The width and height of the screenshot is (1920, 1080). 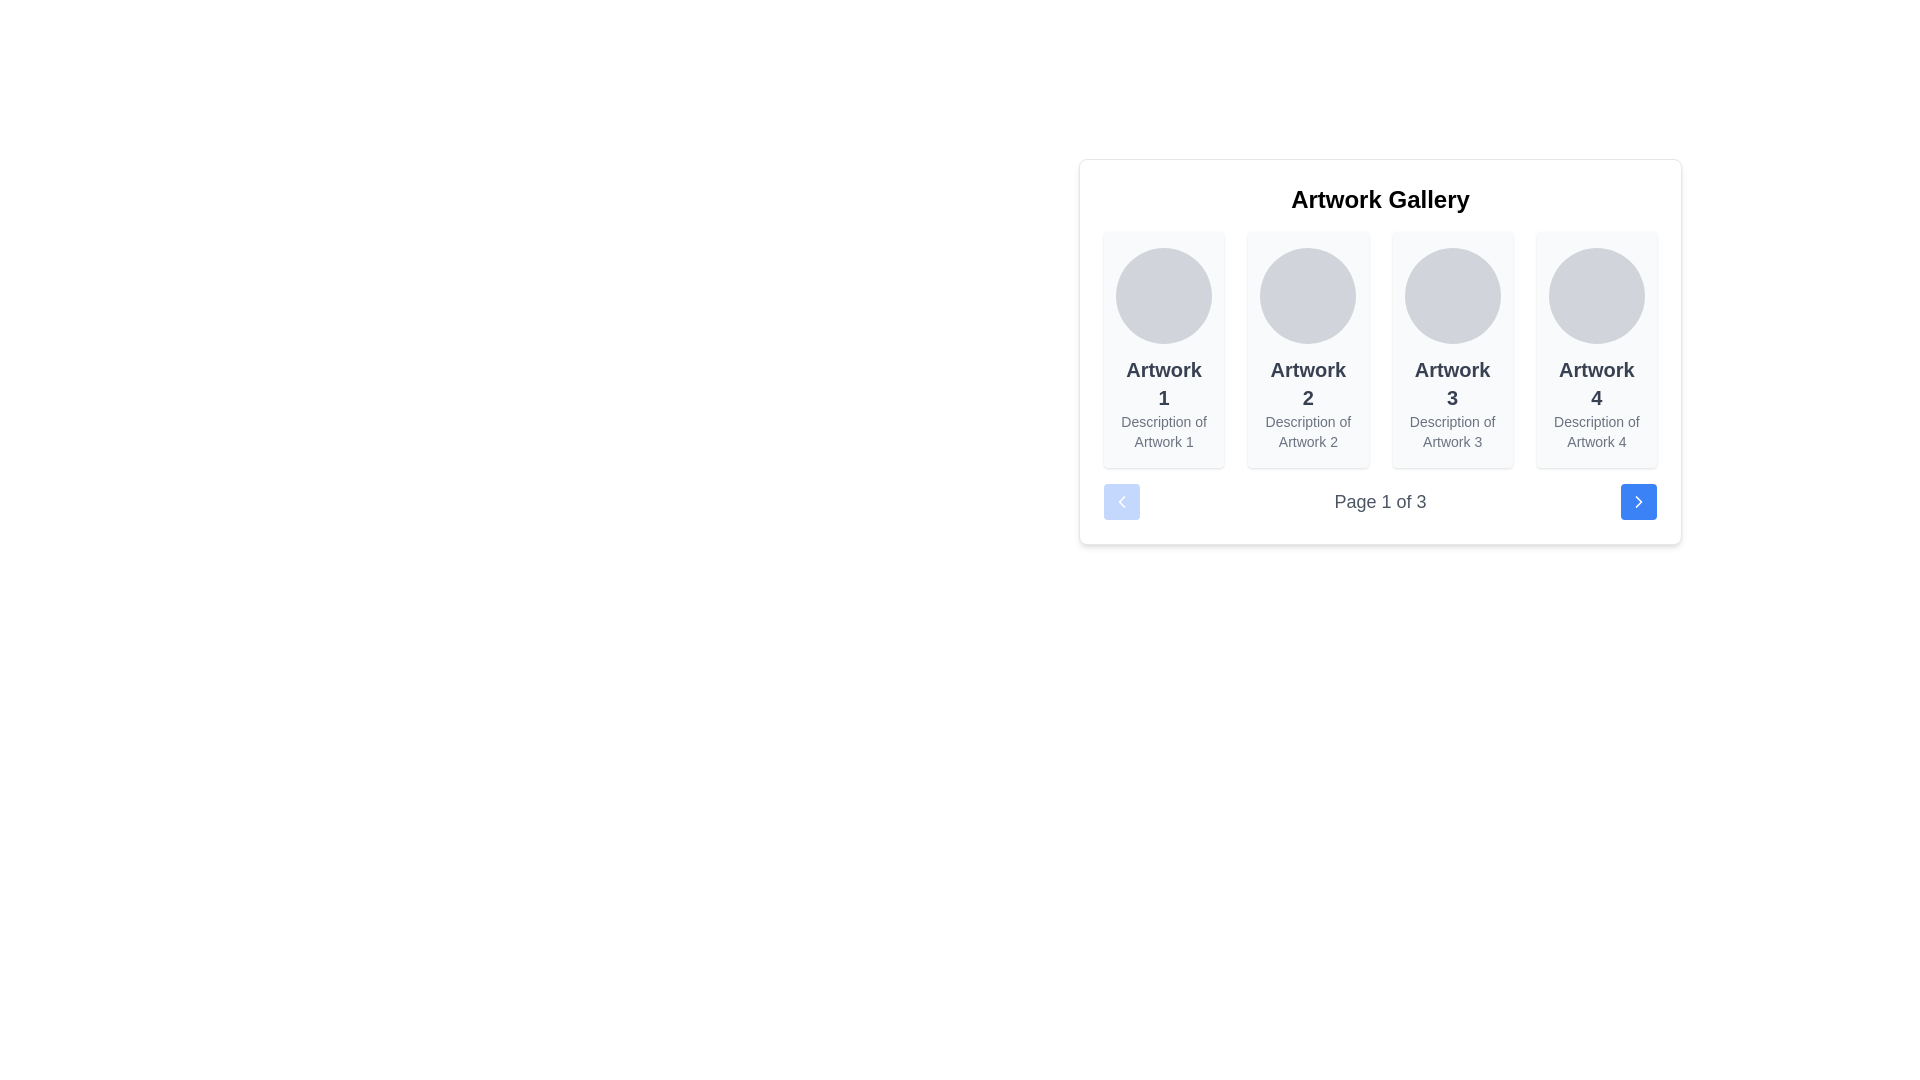 I want to click on the image placeholder located in the top section of the card labeled 'Artwork 3', which is the third card from the left, so click(x=1452, y=296).